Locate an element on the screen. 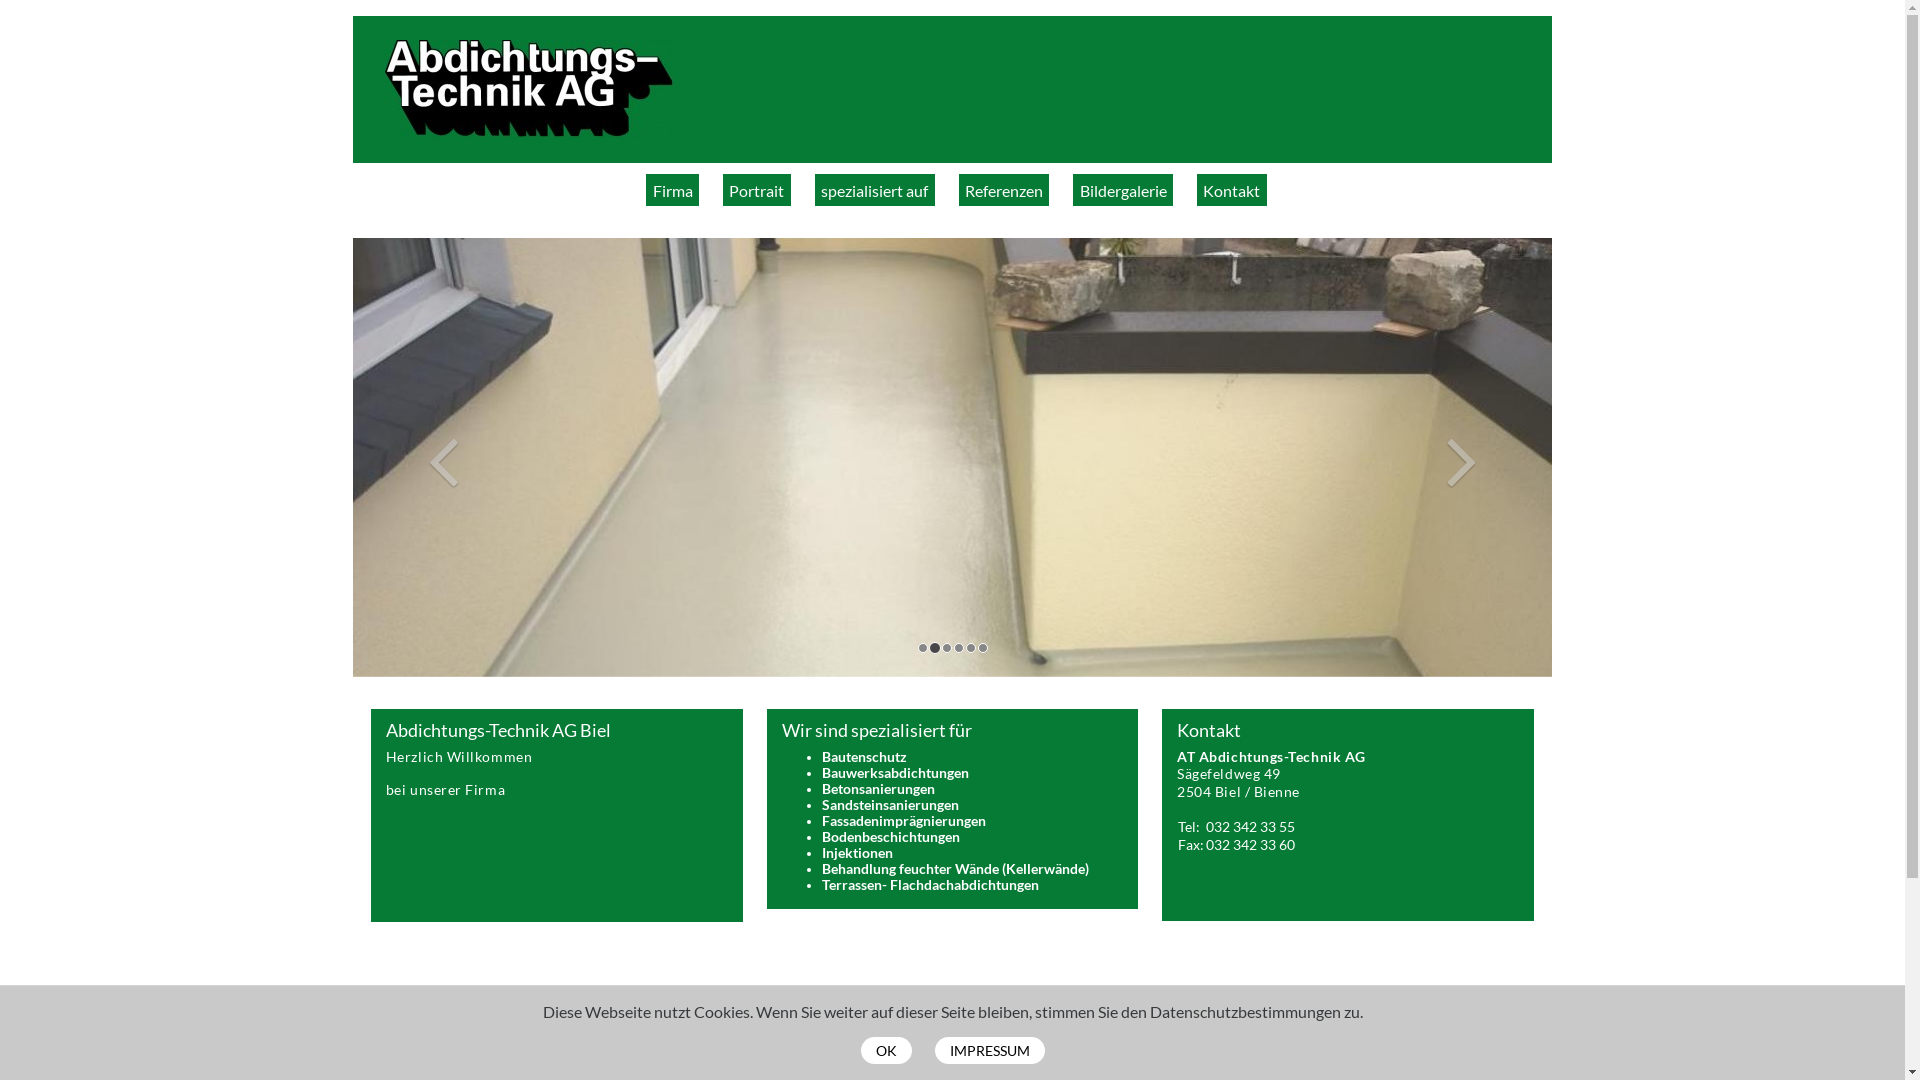 This screenshot has height=1080, width=1920. 'Referenzen' is located at coordinates (1003, 189).